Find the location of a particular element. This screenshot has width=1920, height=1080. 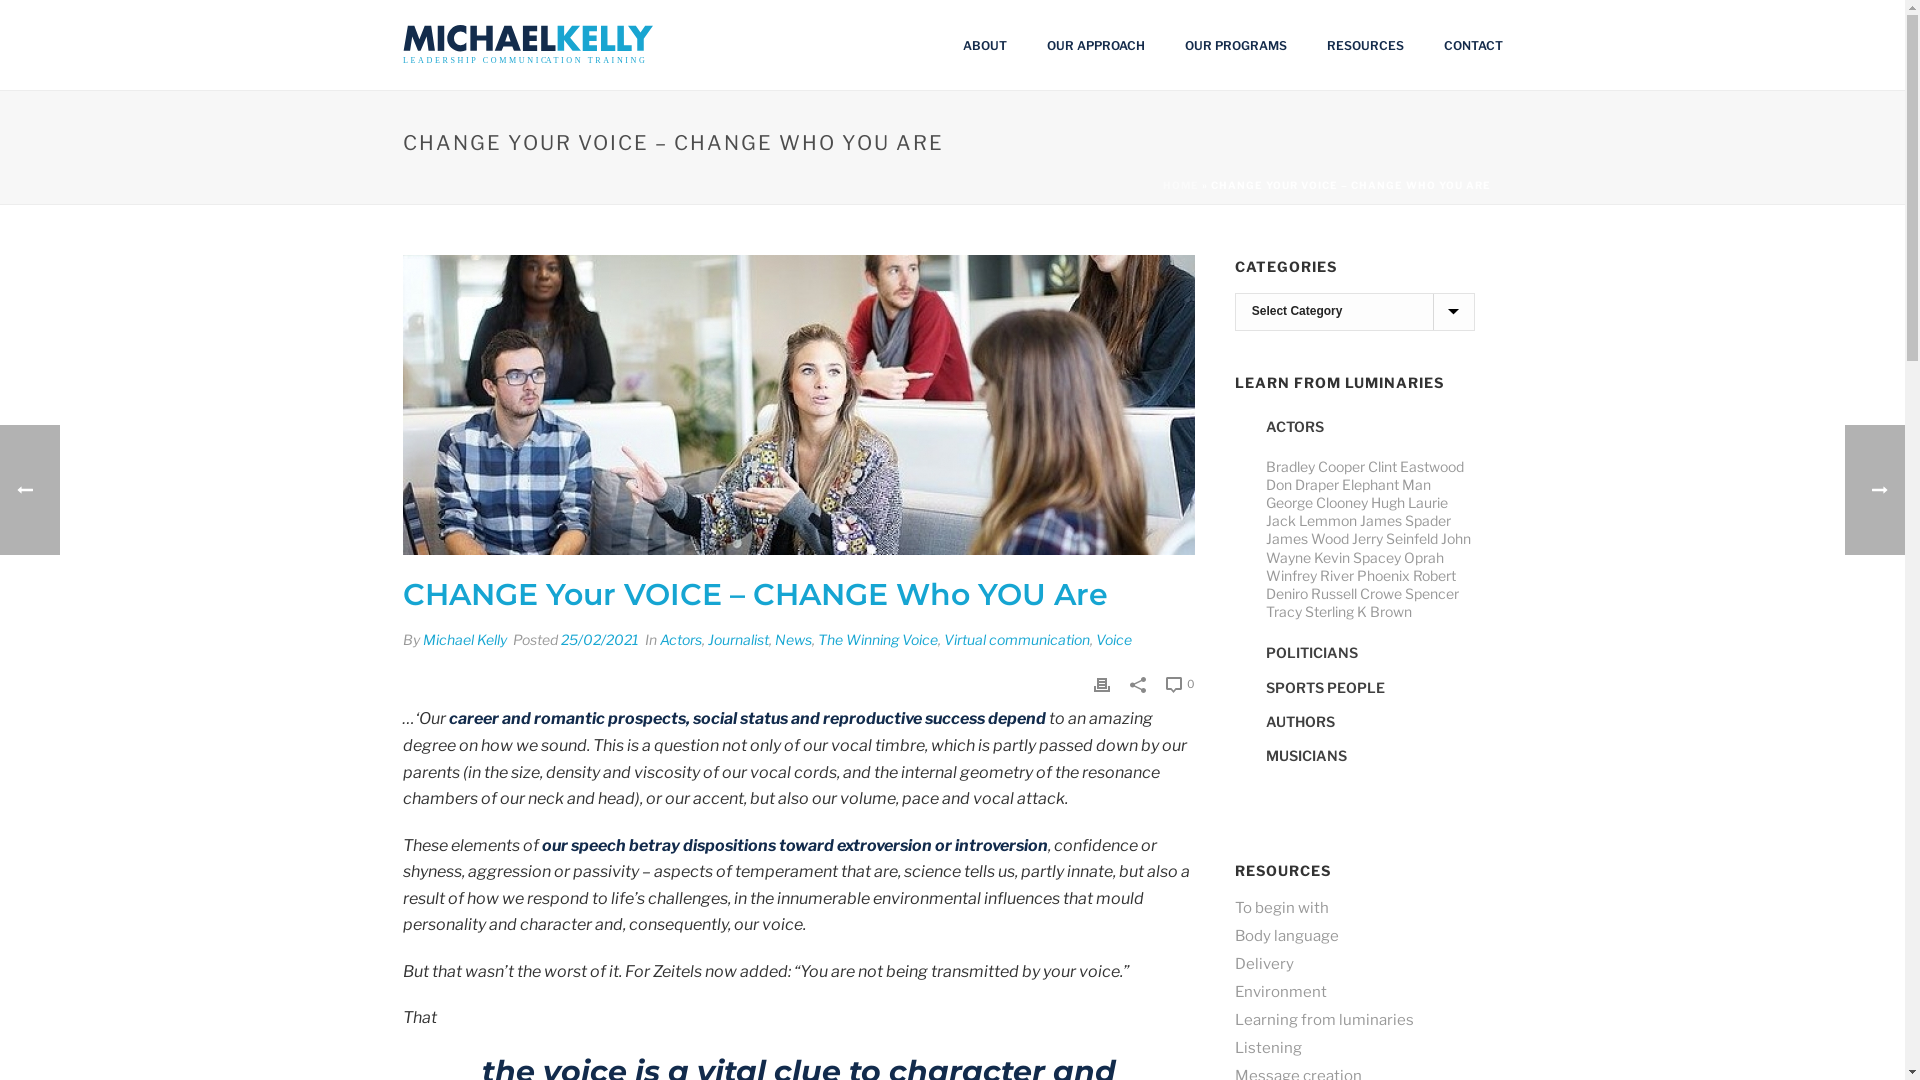

'James Wood' is located at coordinates (1307, 537).